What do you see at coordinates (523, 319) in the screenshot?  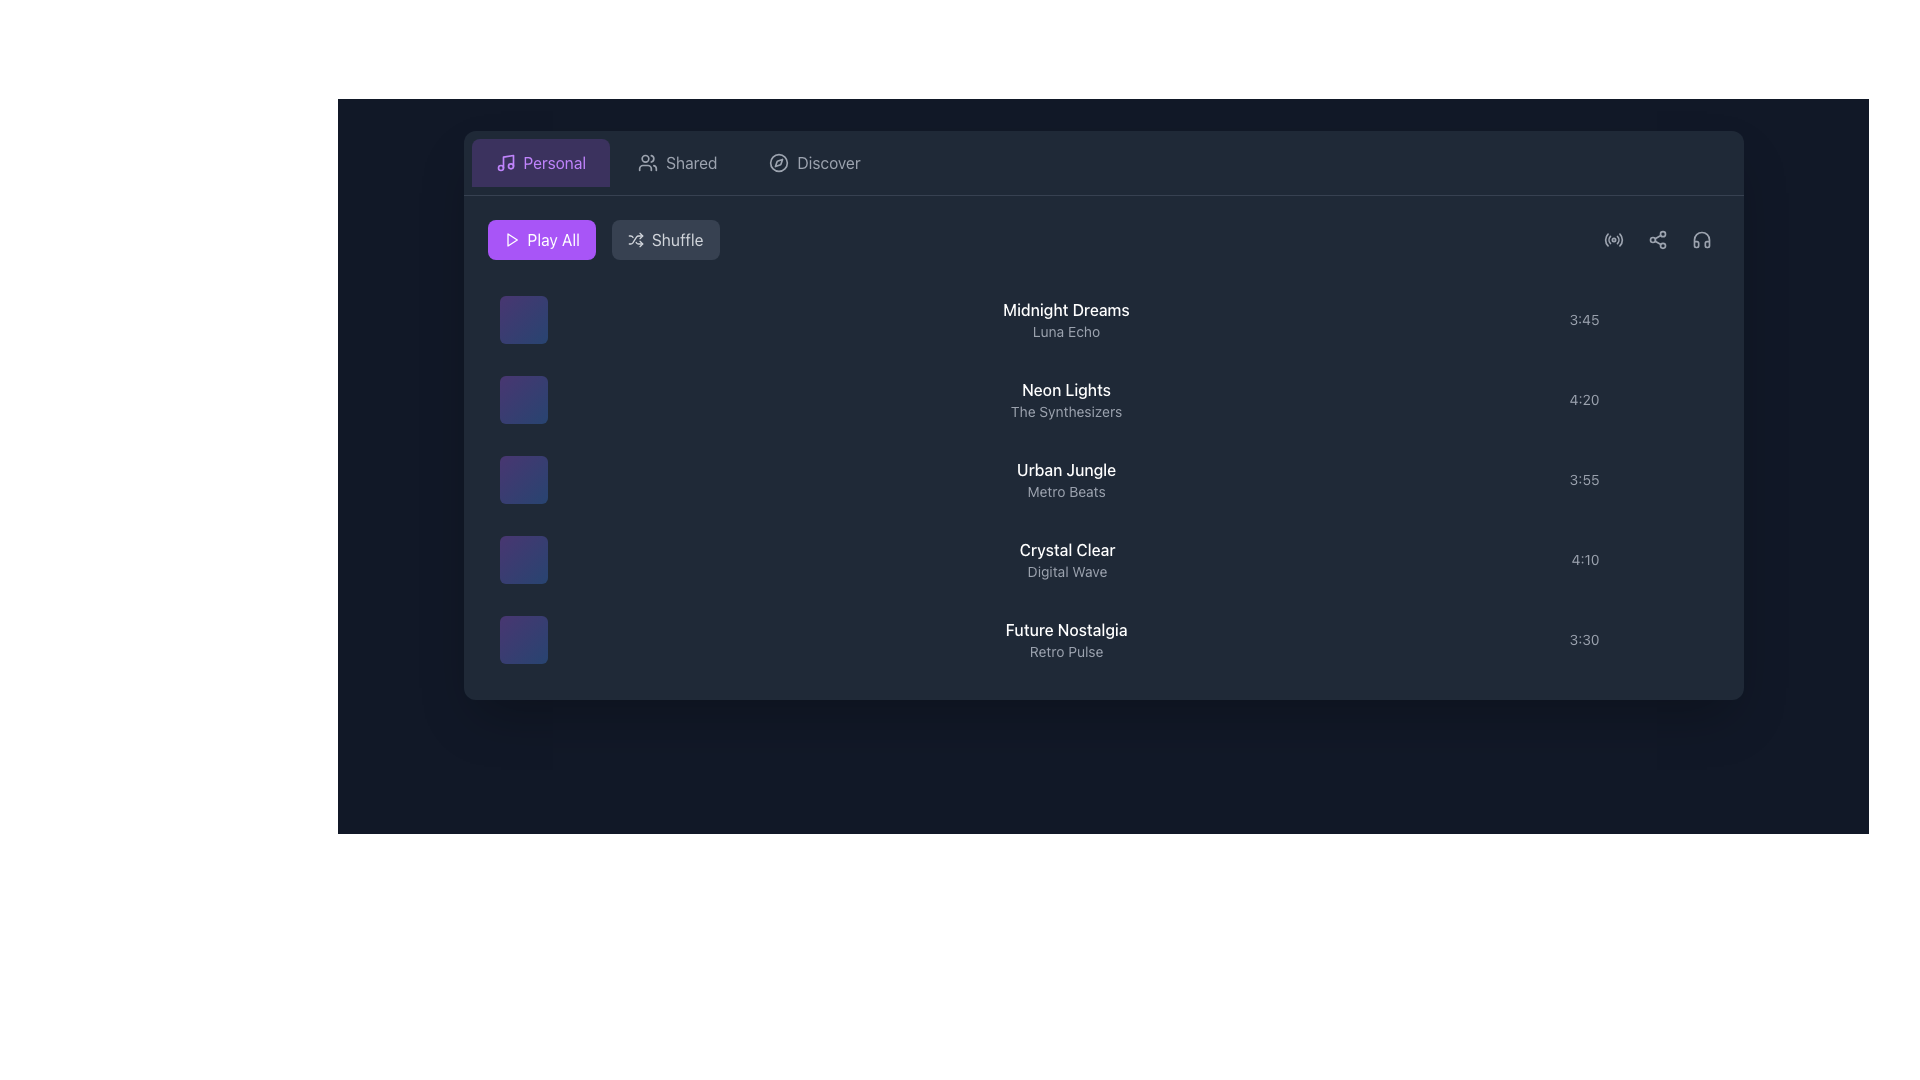 I see `the Thumbnail with an embedded play button located next to 'Midnight Dreams' and 'Luna Echo', which serves as a visual representation of media content` at bounding box center [523, 319].